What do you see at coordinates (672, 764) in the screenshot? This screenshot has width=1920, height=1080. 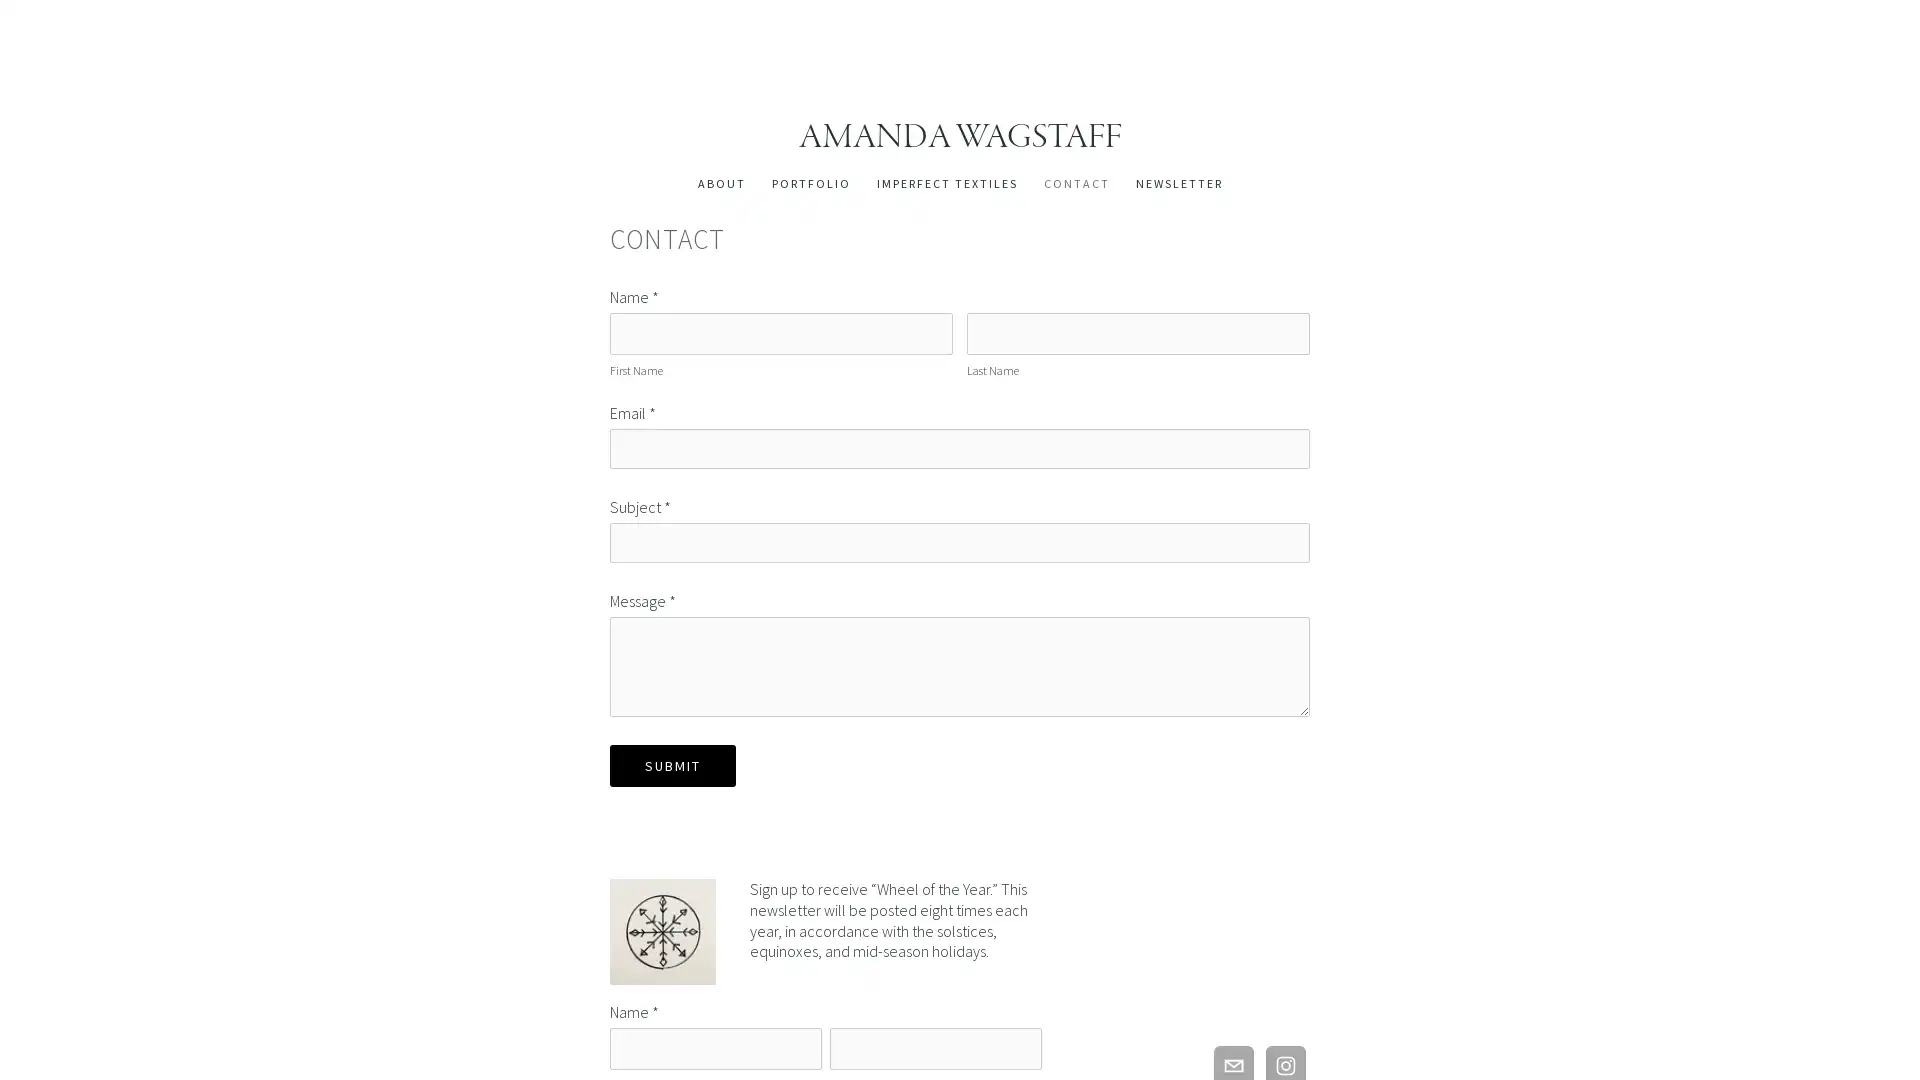 I see `Submit` at bounding box center [672, 764].